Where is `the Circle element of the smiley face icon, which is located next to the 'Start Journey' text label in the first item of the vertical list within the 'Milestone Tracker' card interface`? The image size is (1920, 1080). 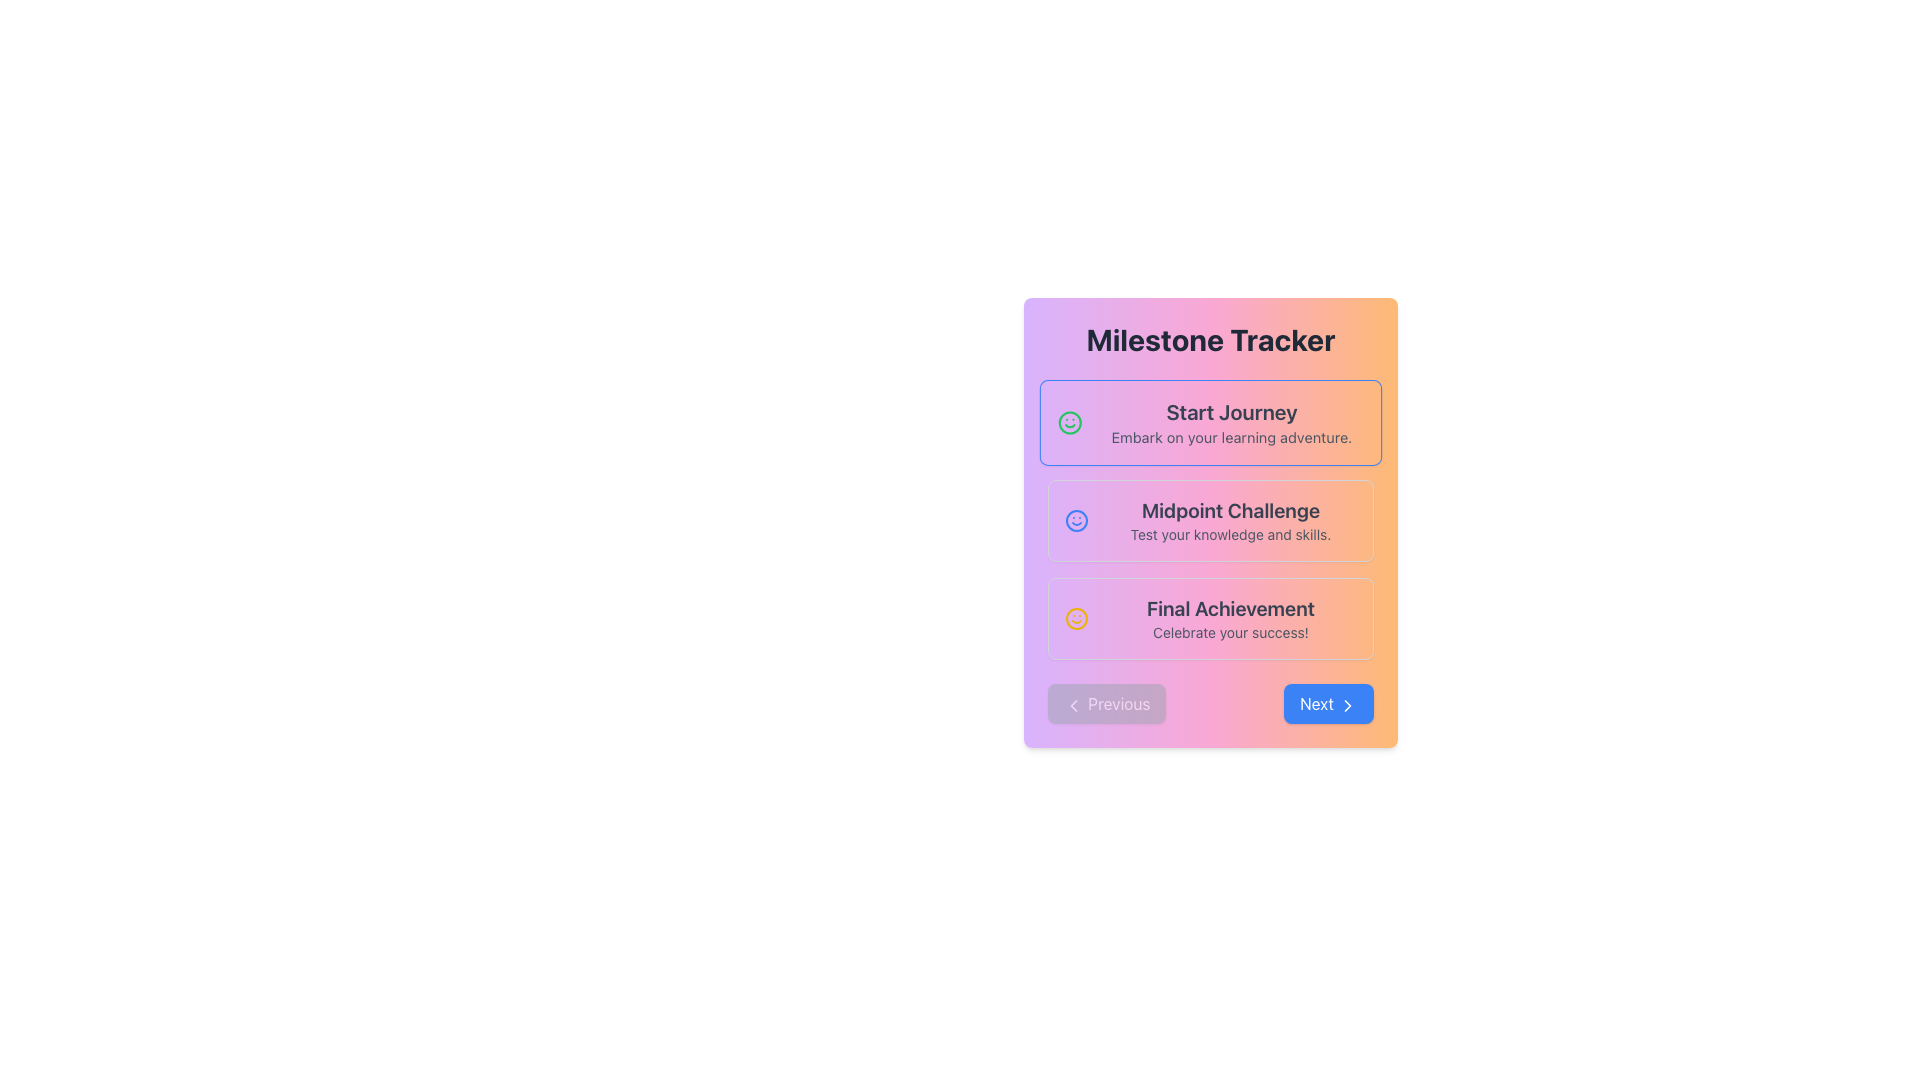
the Circle element of the smiley face icon, which is located next to the 'Start Journey' text label in the first item of the vertical list within the 'Milestone Tracker' card interface is located at coordinates (1075, 617).